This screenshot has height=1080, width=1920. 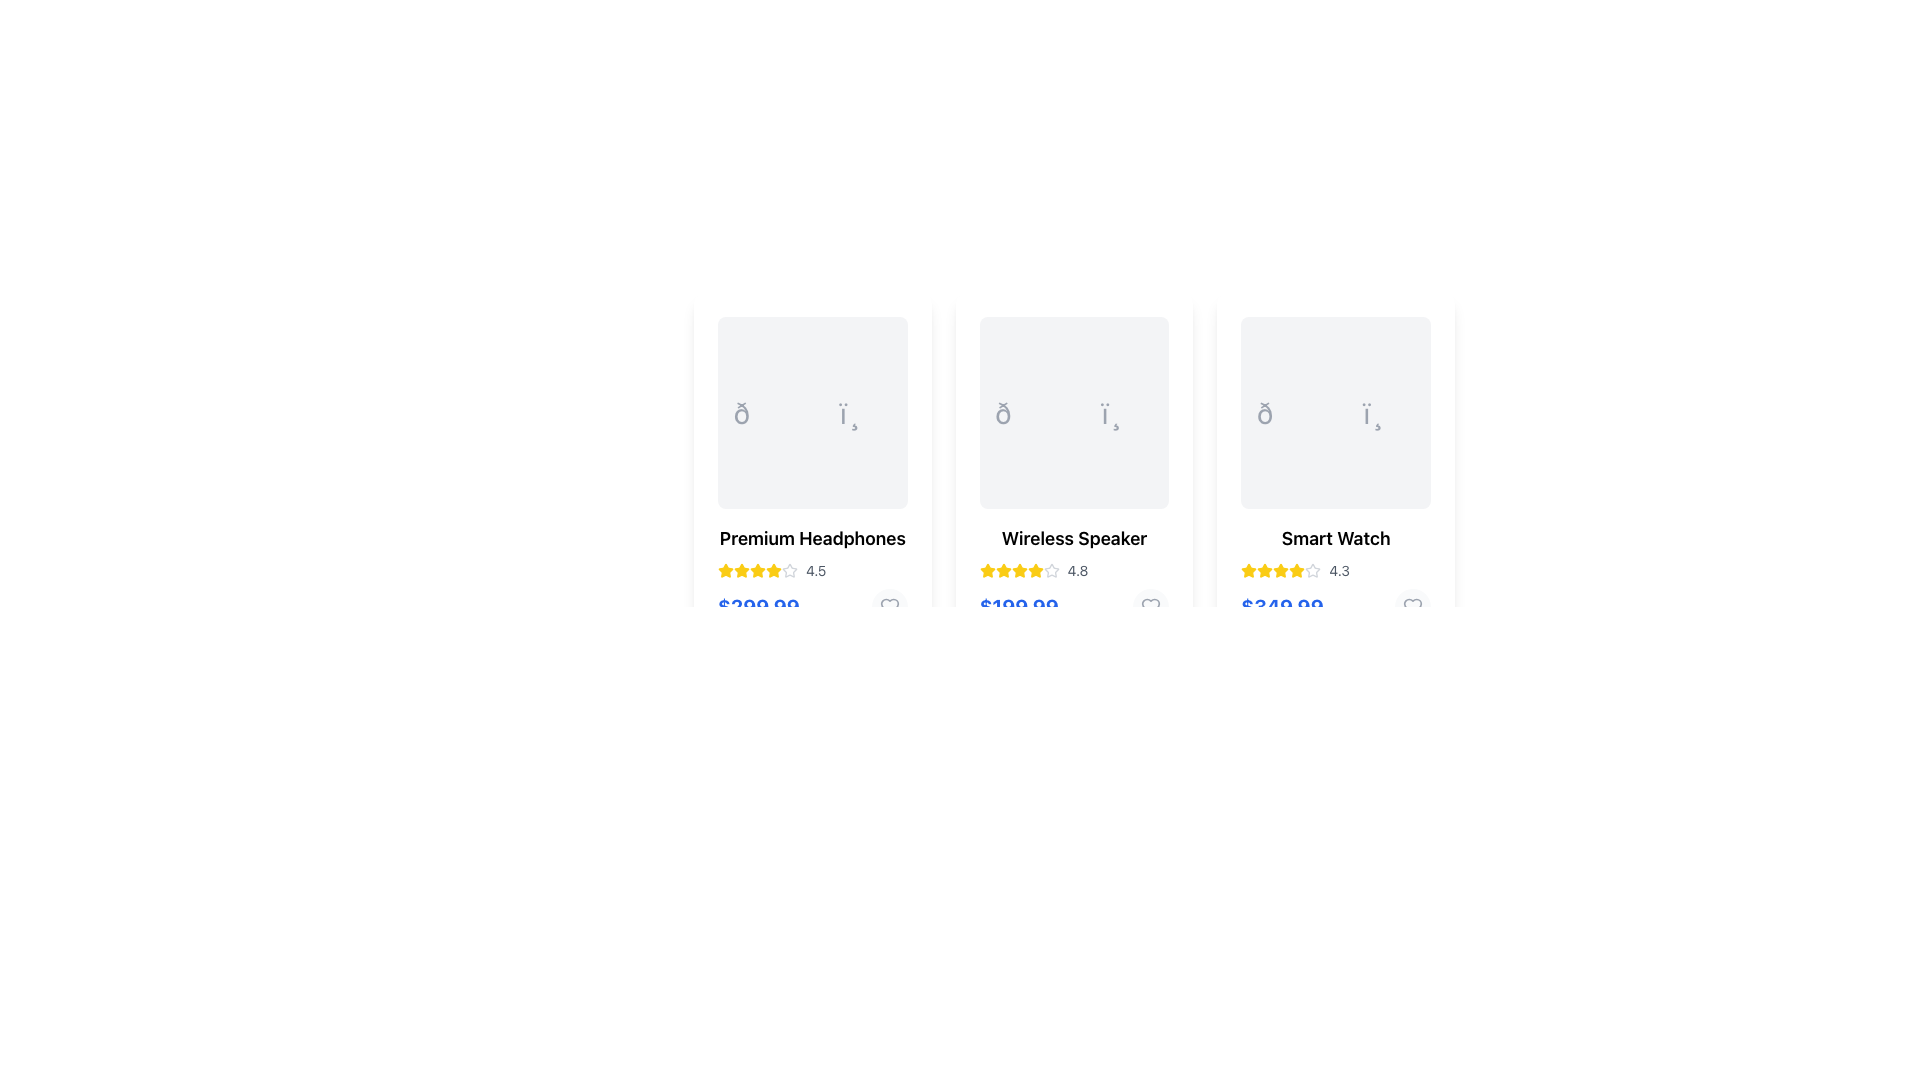 I want to click on the stylized heart icon button located at the bottom-right corner of the 'Smart Watch' product listing card, so click(x=1411, y=605).